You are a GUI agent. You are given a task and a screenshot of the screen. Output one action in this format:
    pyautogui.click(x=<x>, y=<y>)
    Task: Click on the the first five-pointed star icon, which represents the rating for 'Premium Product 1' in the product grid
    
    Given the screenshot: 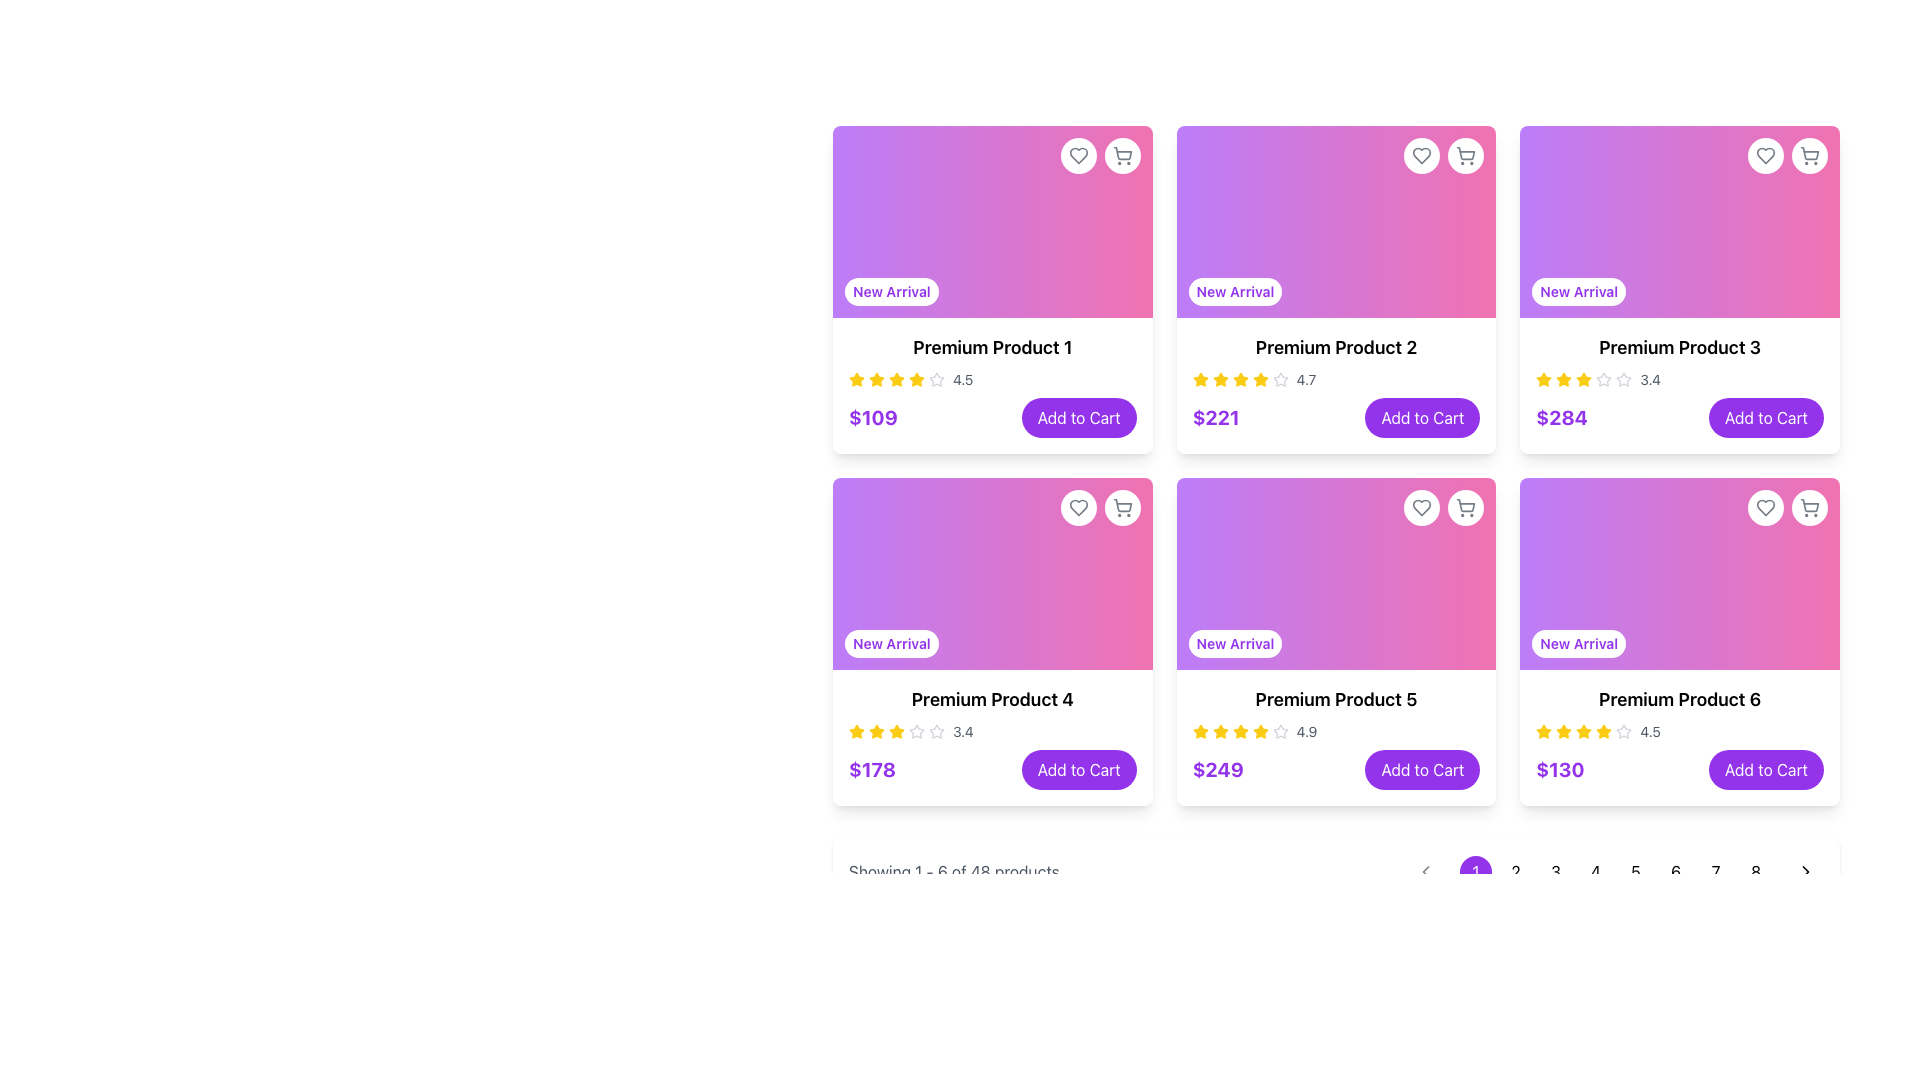 What is the action you would take?
    pyautogui.click(x=877, y=379)
    